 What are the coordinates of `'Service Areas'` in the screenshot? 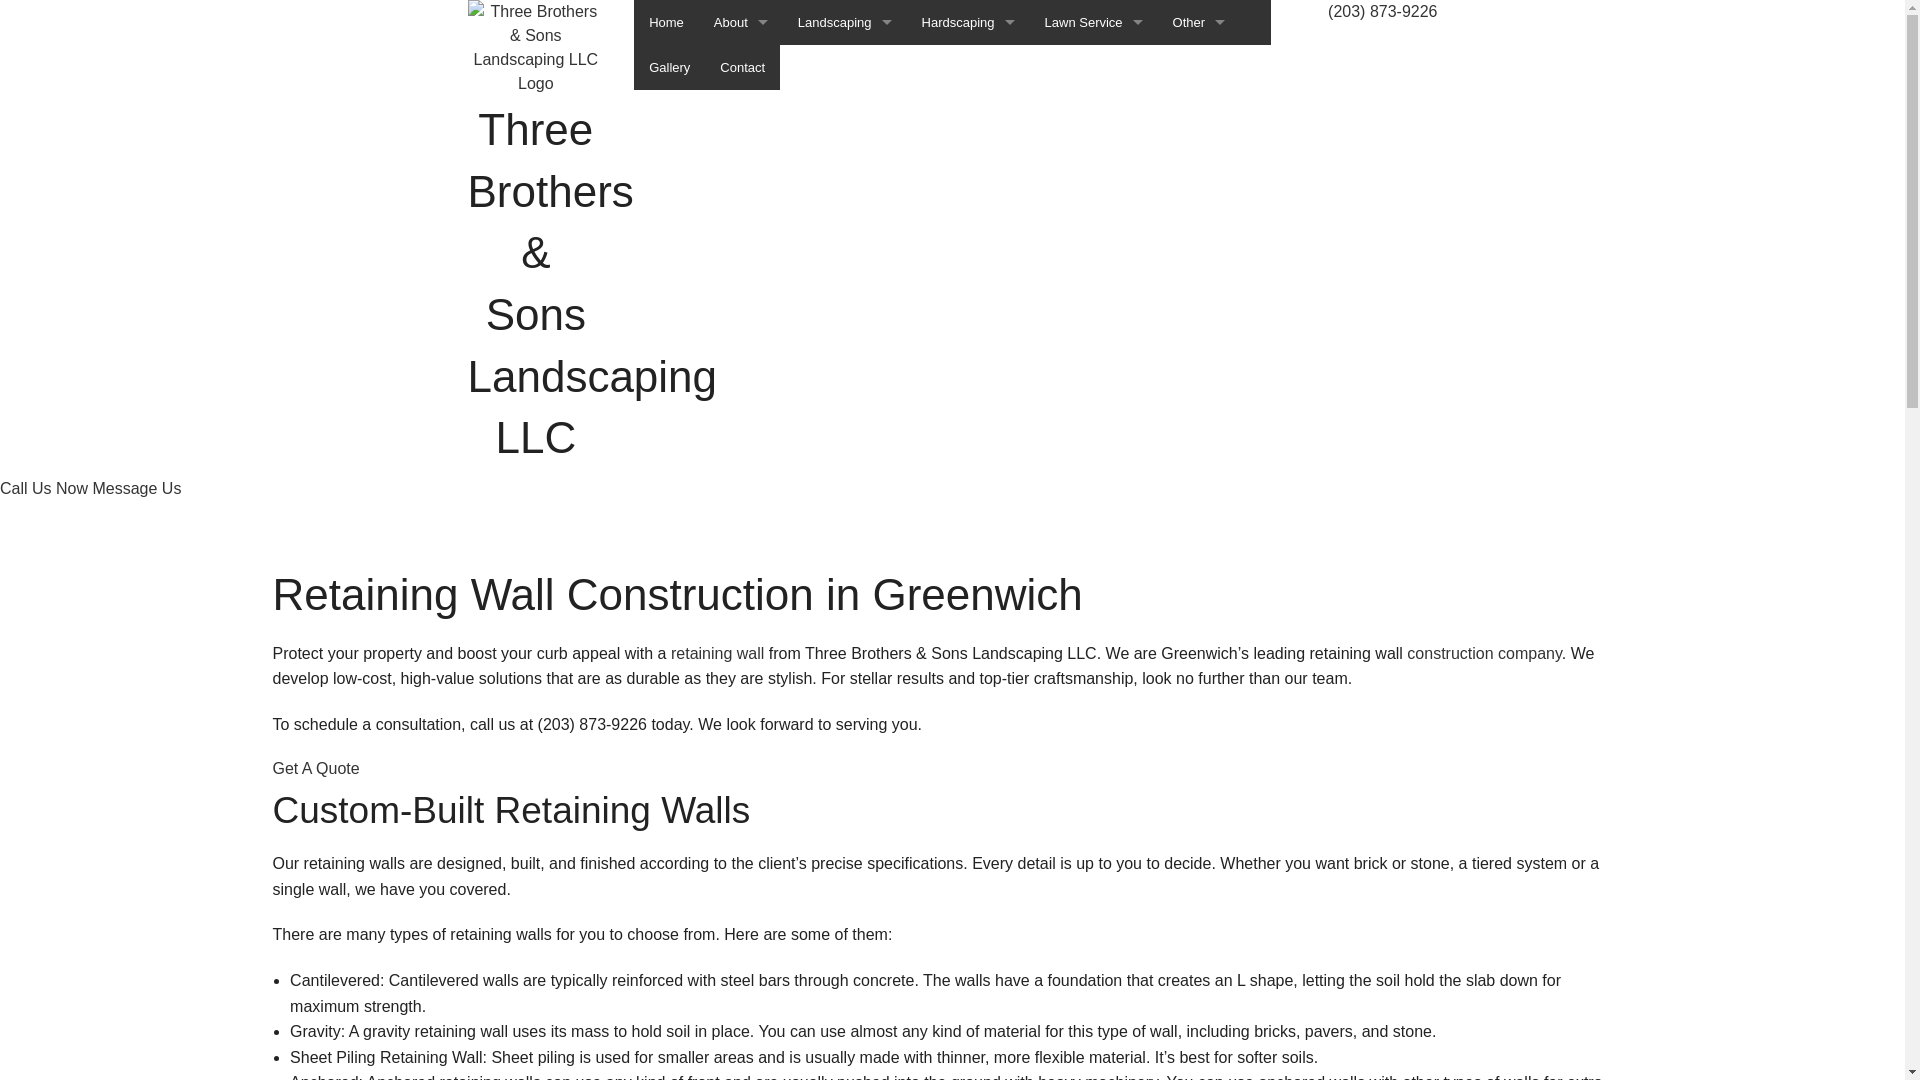 It's located at (739, 112).